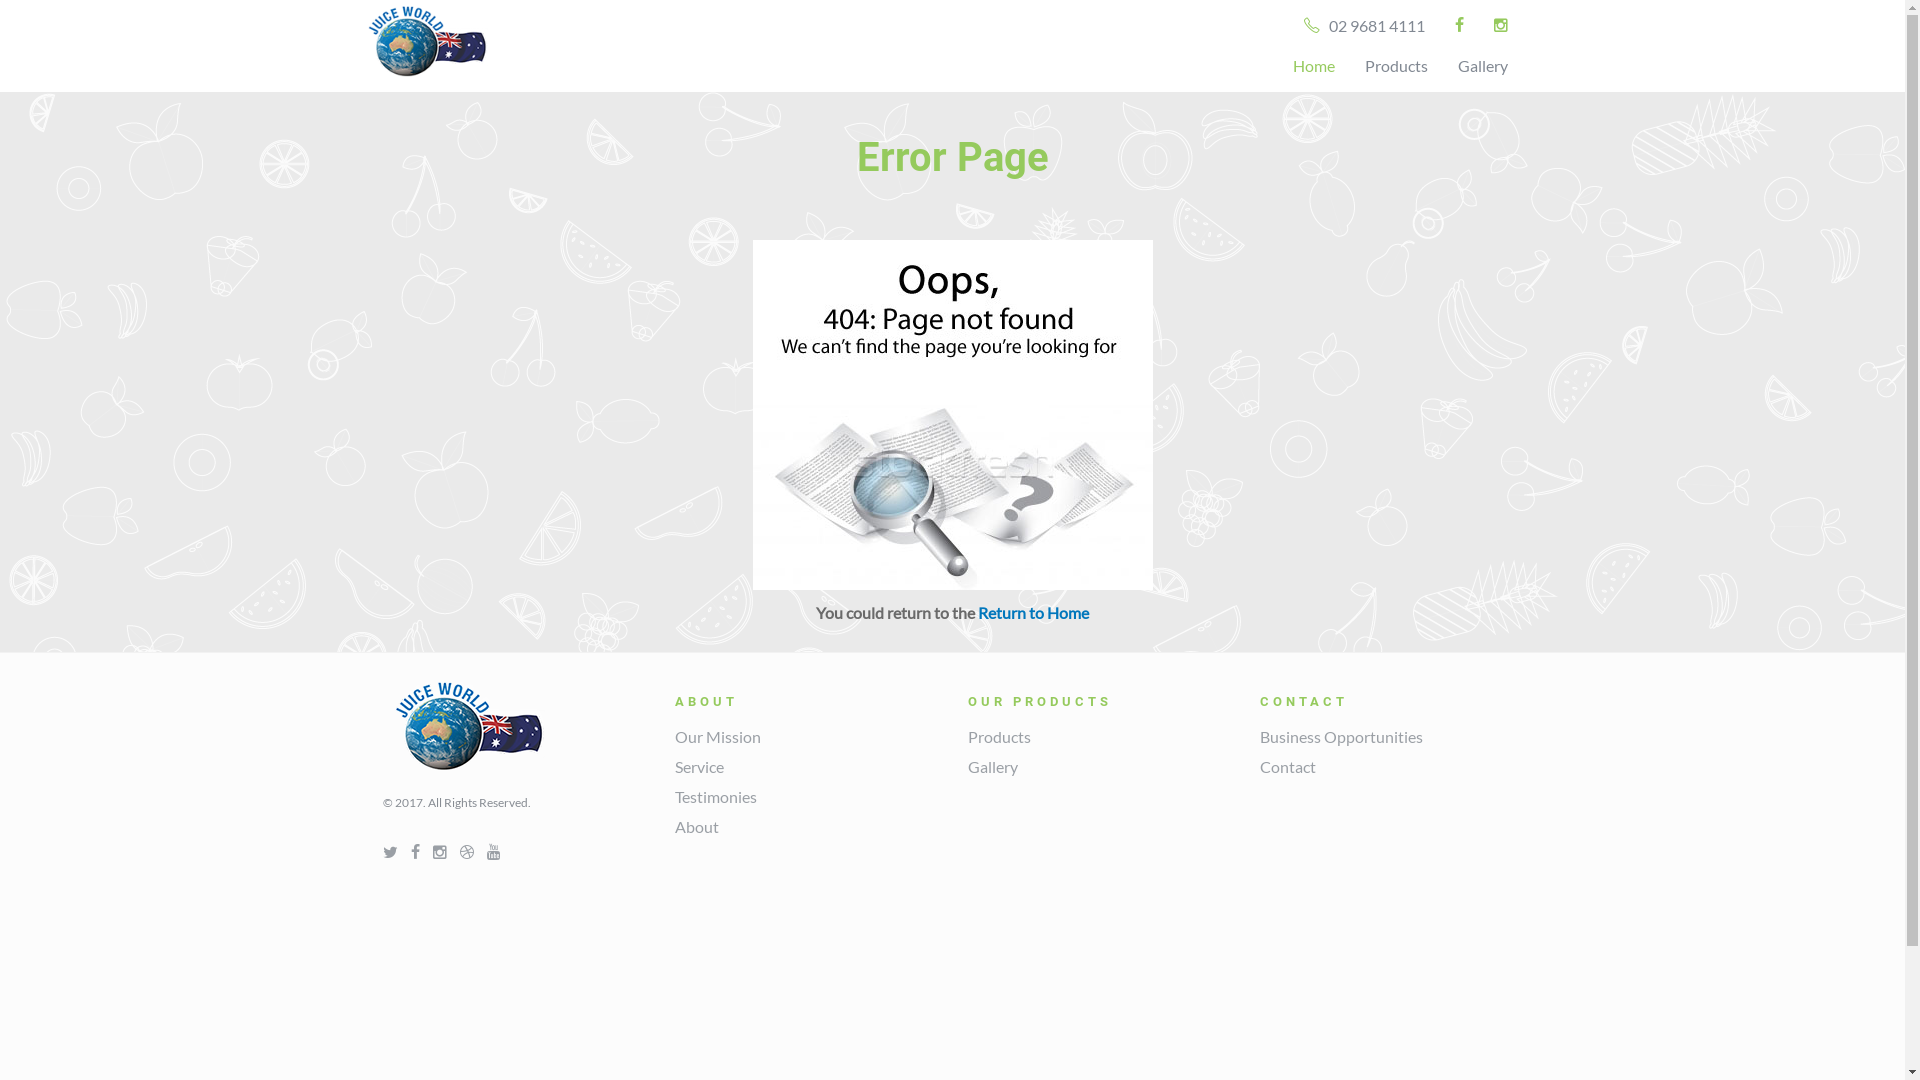  I want to click on 'Gallery', so click(993, 765).